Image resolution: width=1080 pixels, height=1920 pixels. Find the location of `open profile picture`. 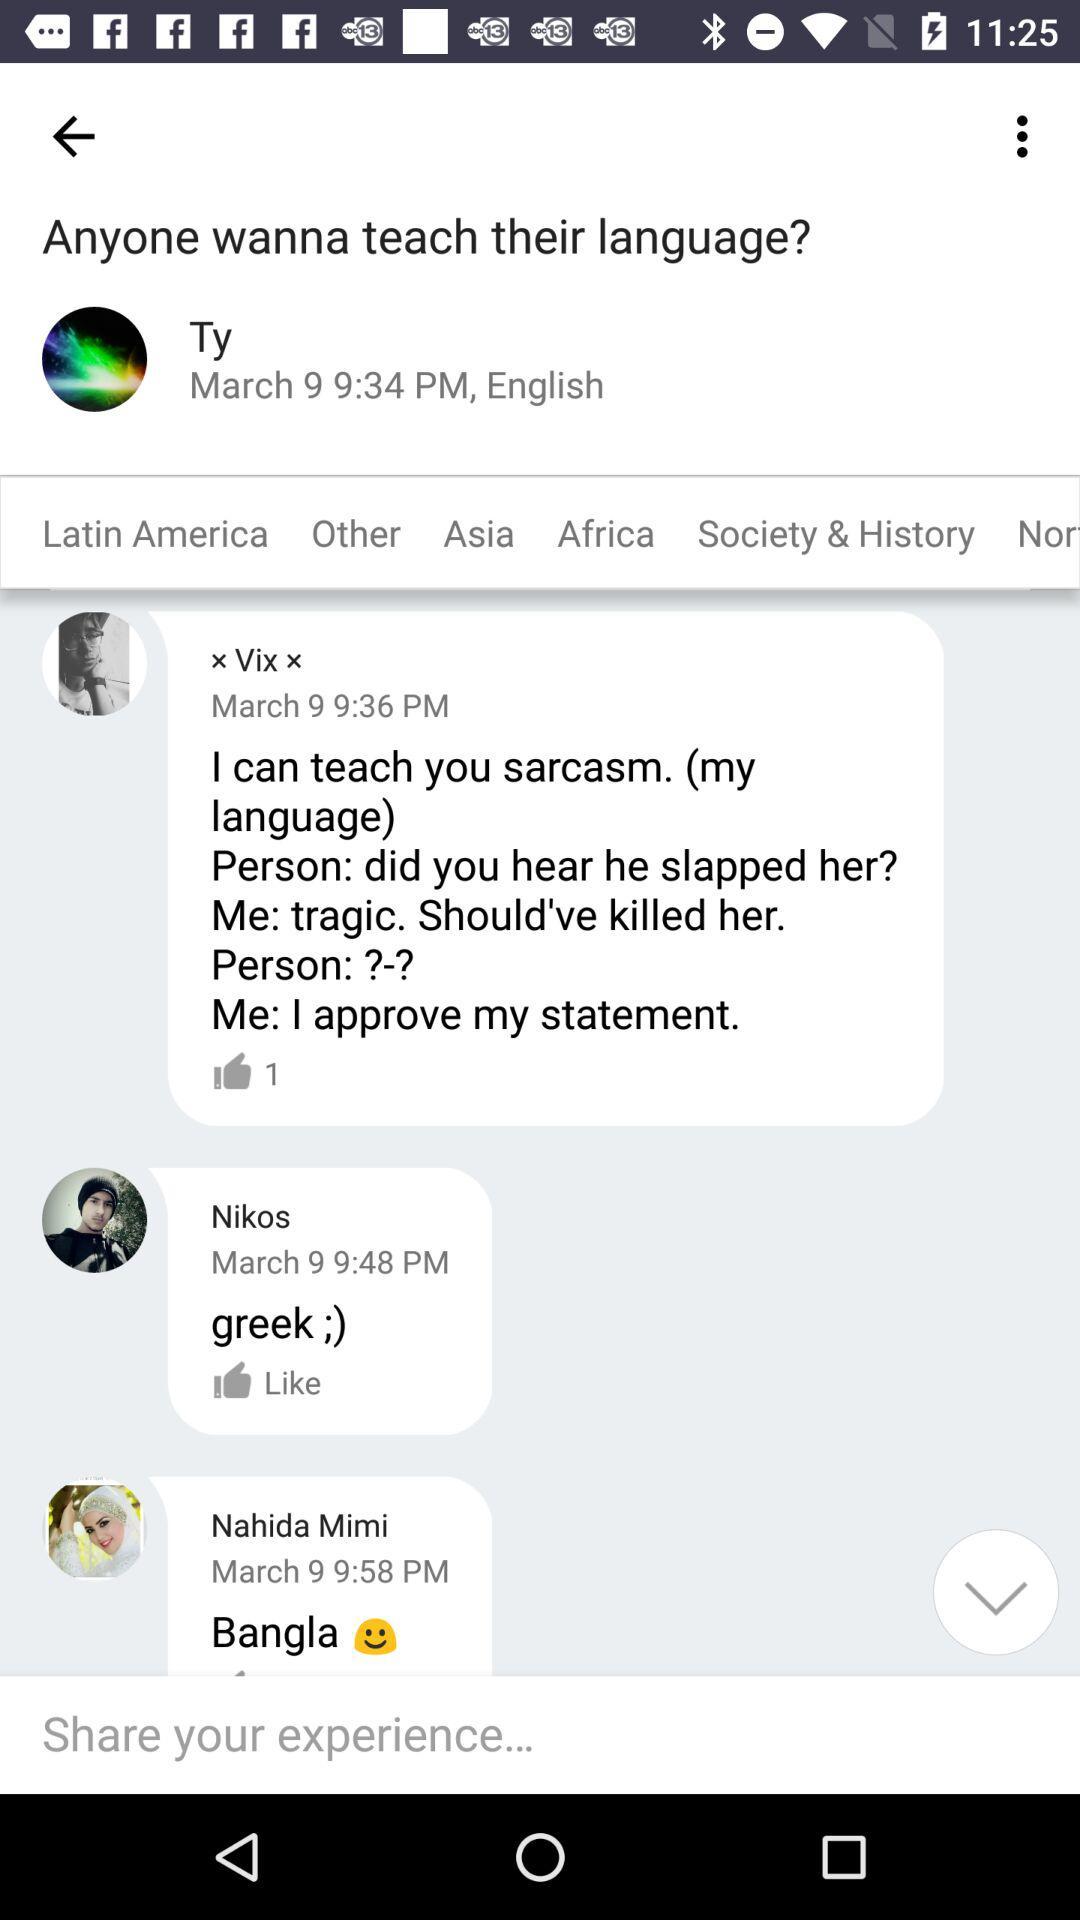

open profile picture is located at coordinates (94, 359).